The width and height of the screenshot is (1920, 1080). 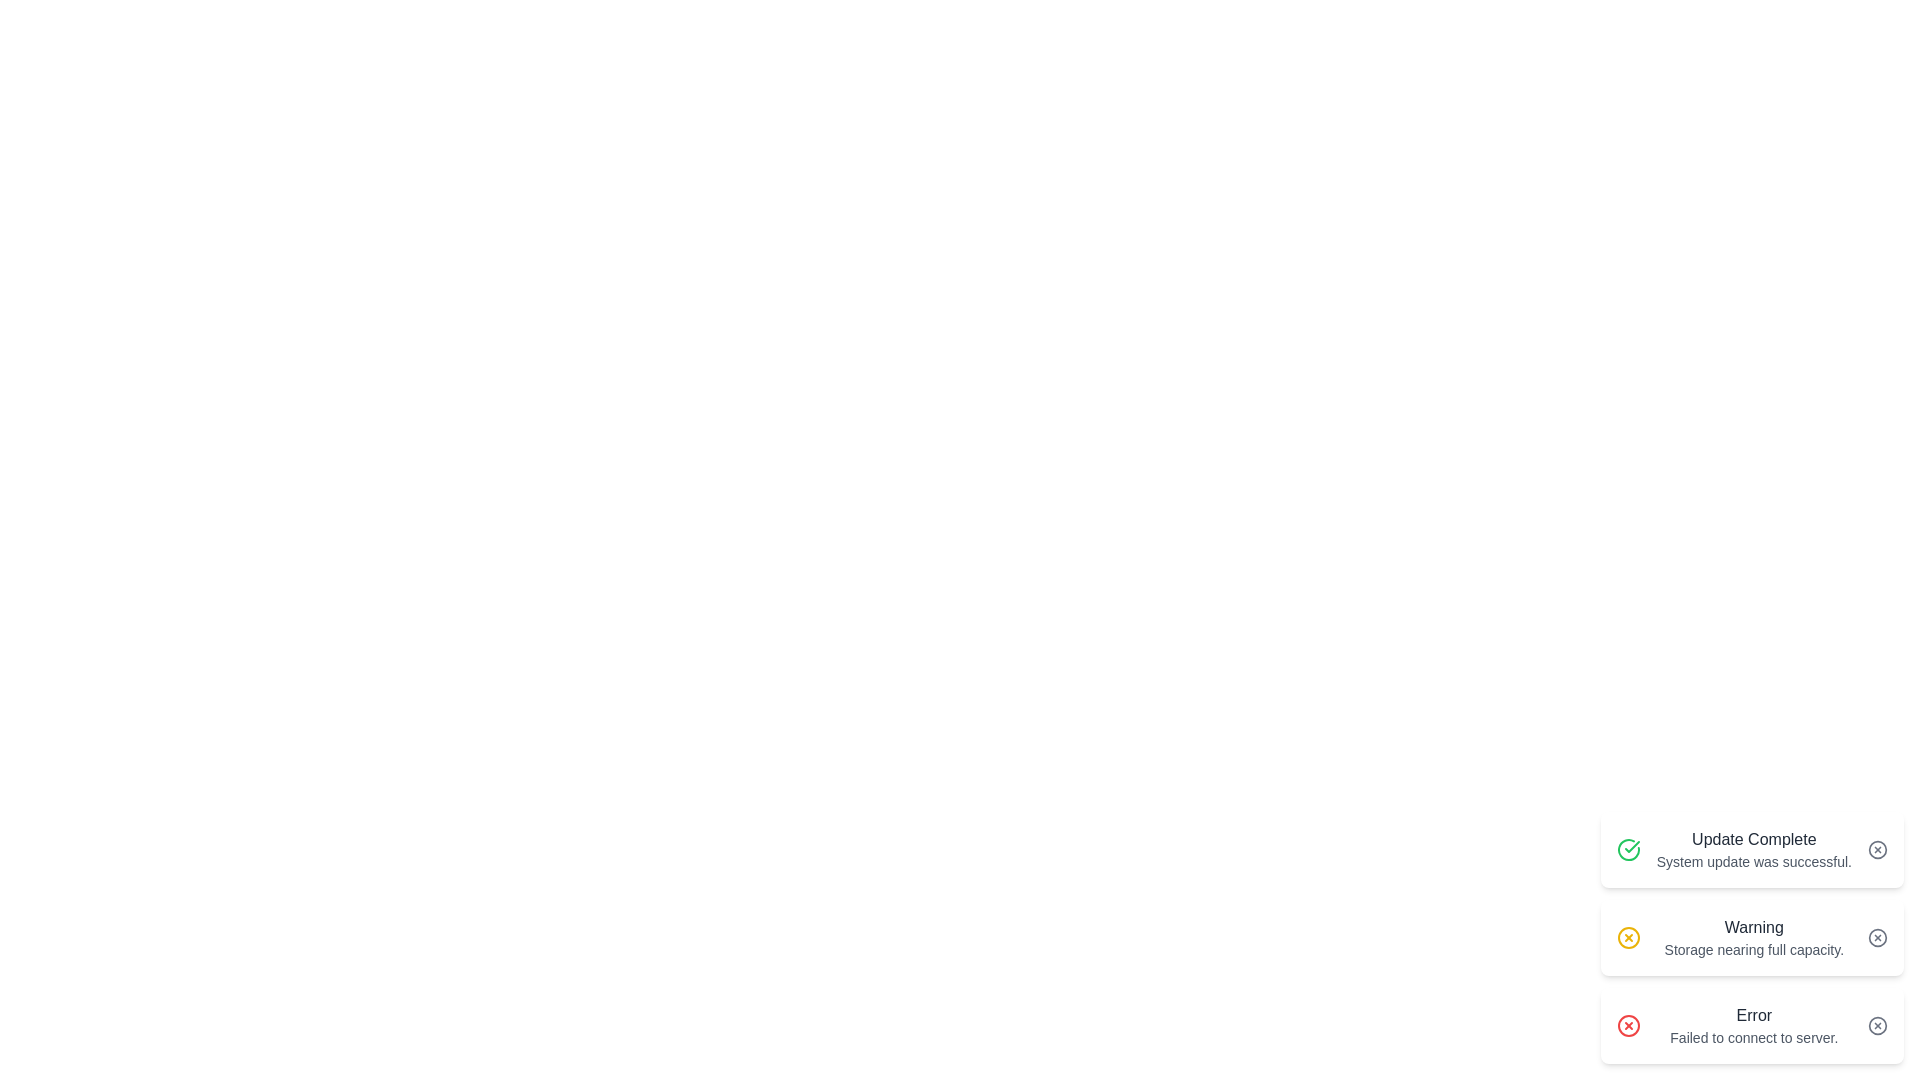 I want to click on the Notification Card displaying a 'Warning' status with the message 'Storage nearing full capacity.' This card is styled with a white background and rounded edges, located in the middle of a stack of notifications, so click(x=1751, y=937).